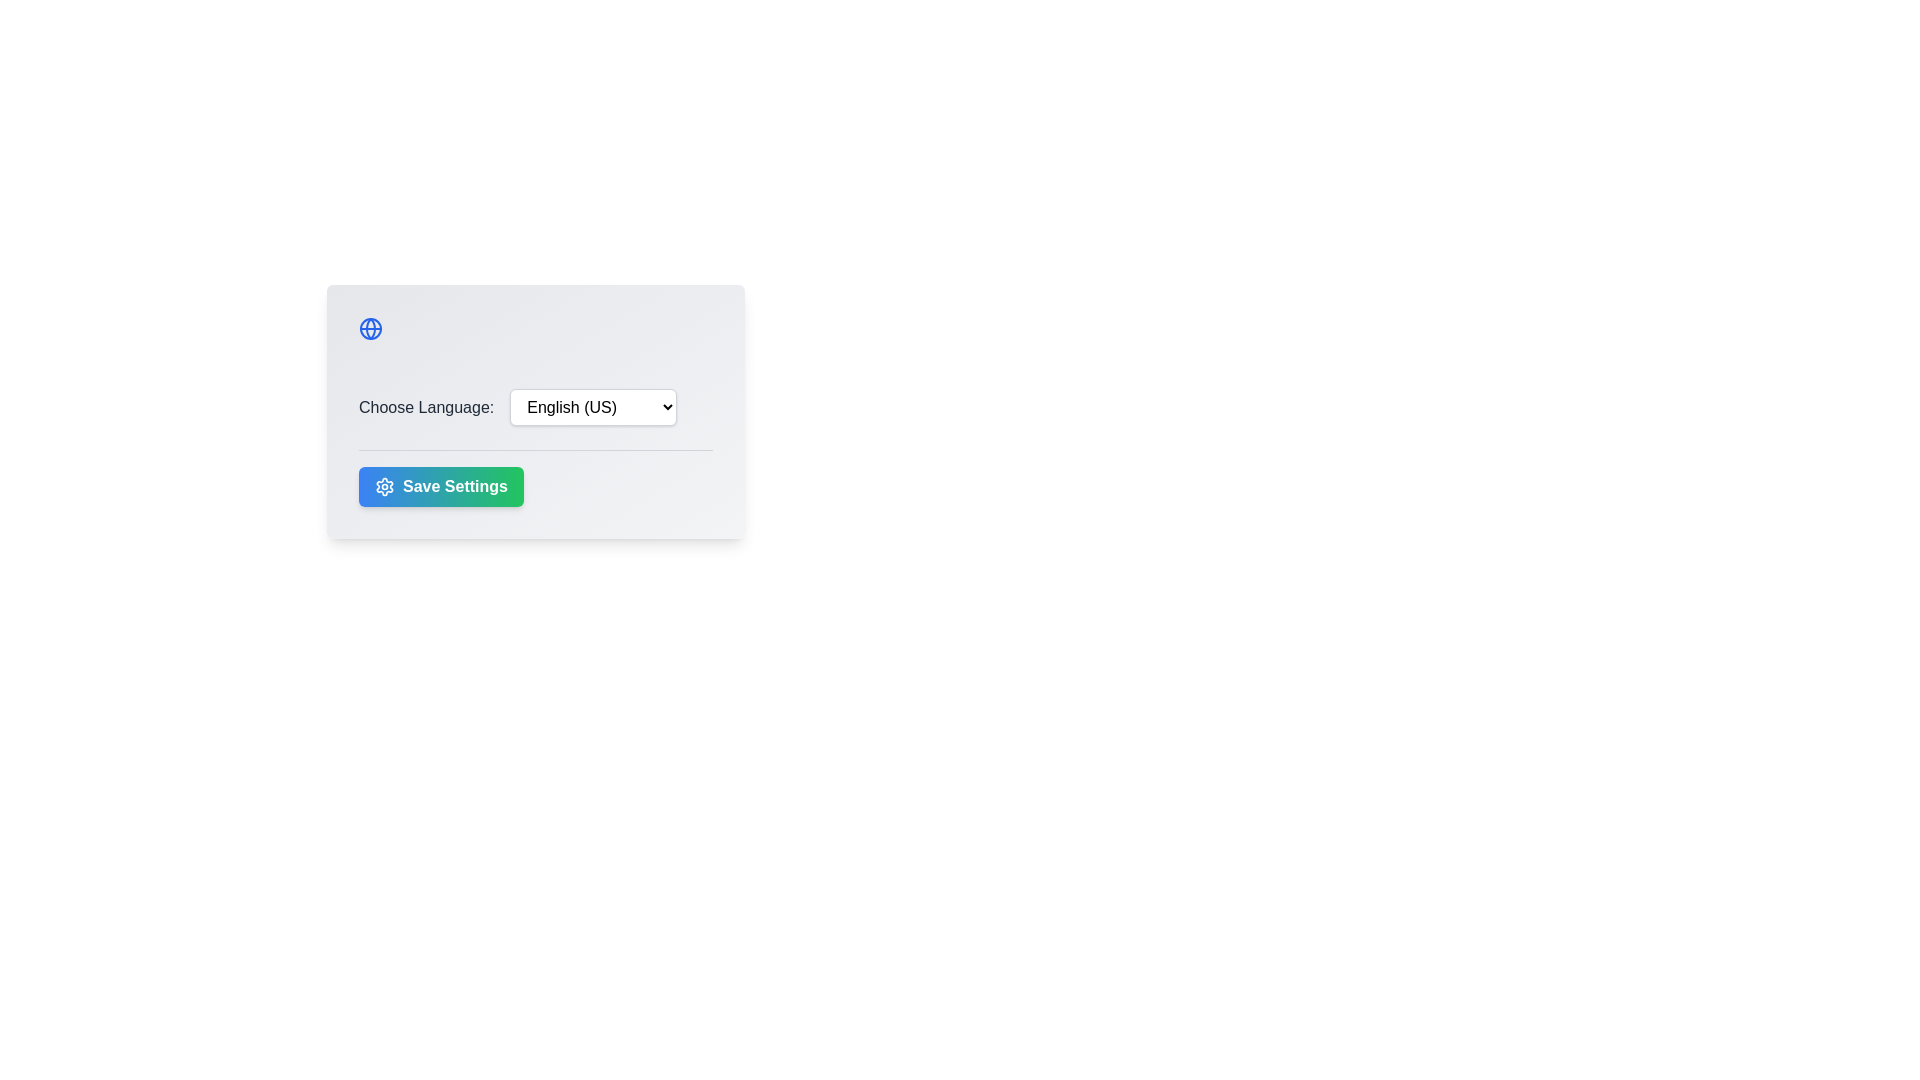  I want to click on the settings icon which signifies application configurations or preferences, located in the top-left corner of the interface, so click(384, 486).